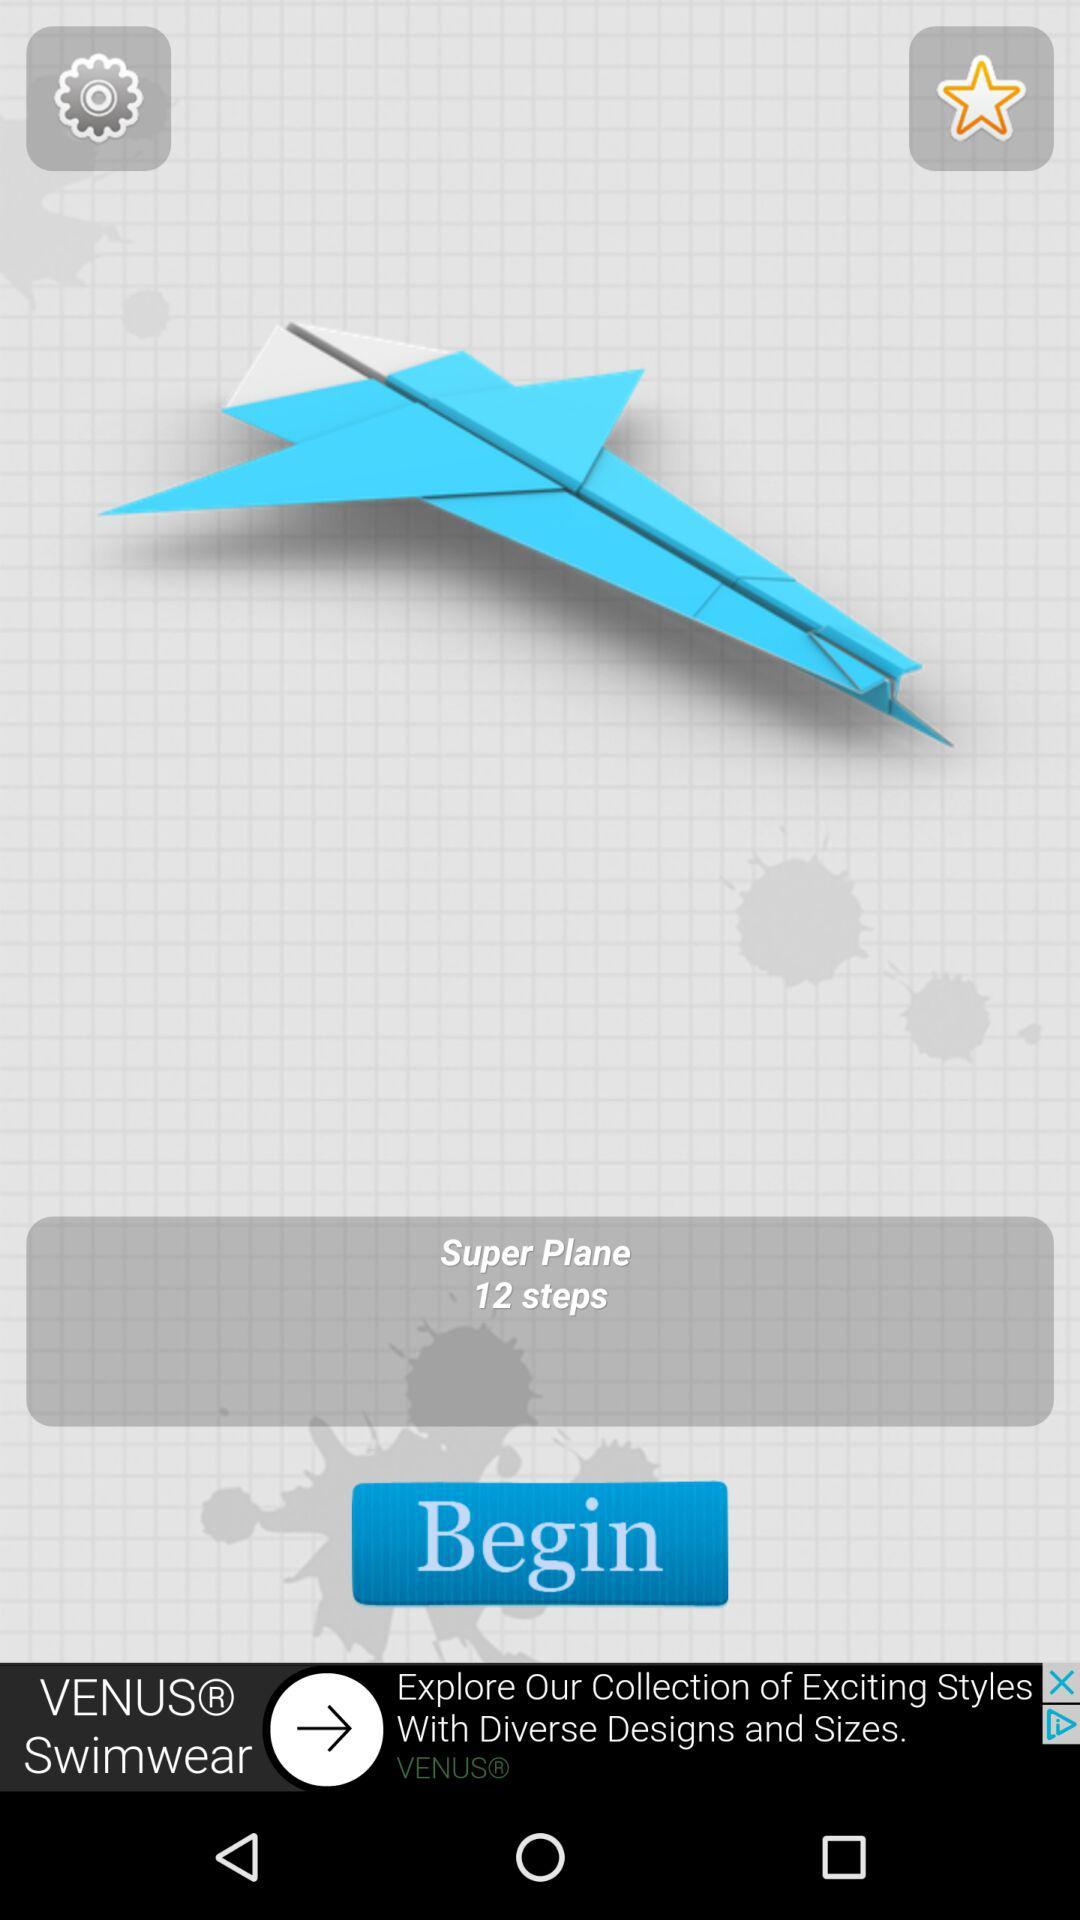 The width and height of the screenshot is (1080, 1920). I want to click on the star icon, so click(980, 104).